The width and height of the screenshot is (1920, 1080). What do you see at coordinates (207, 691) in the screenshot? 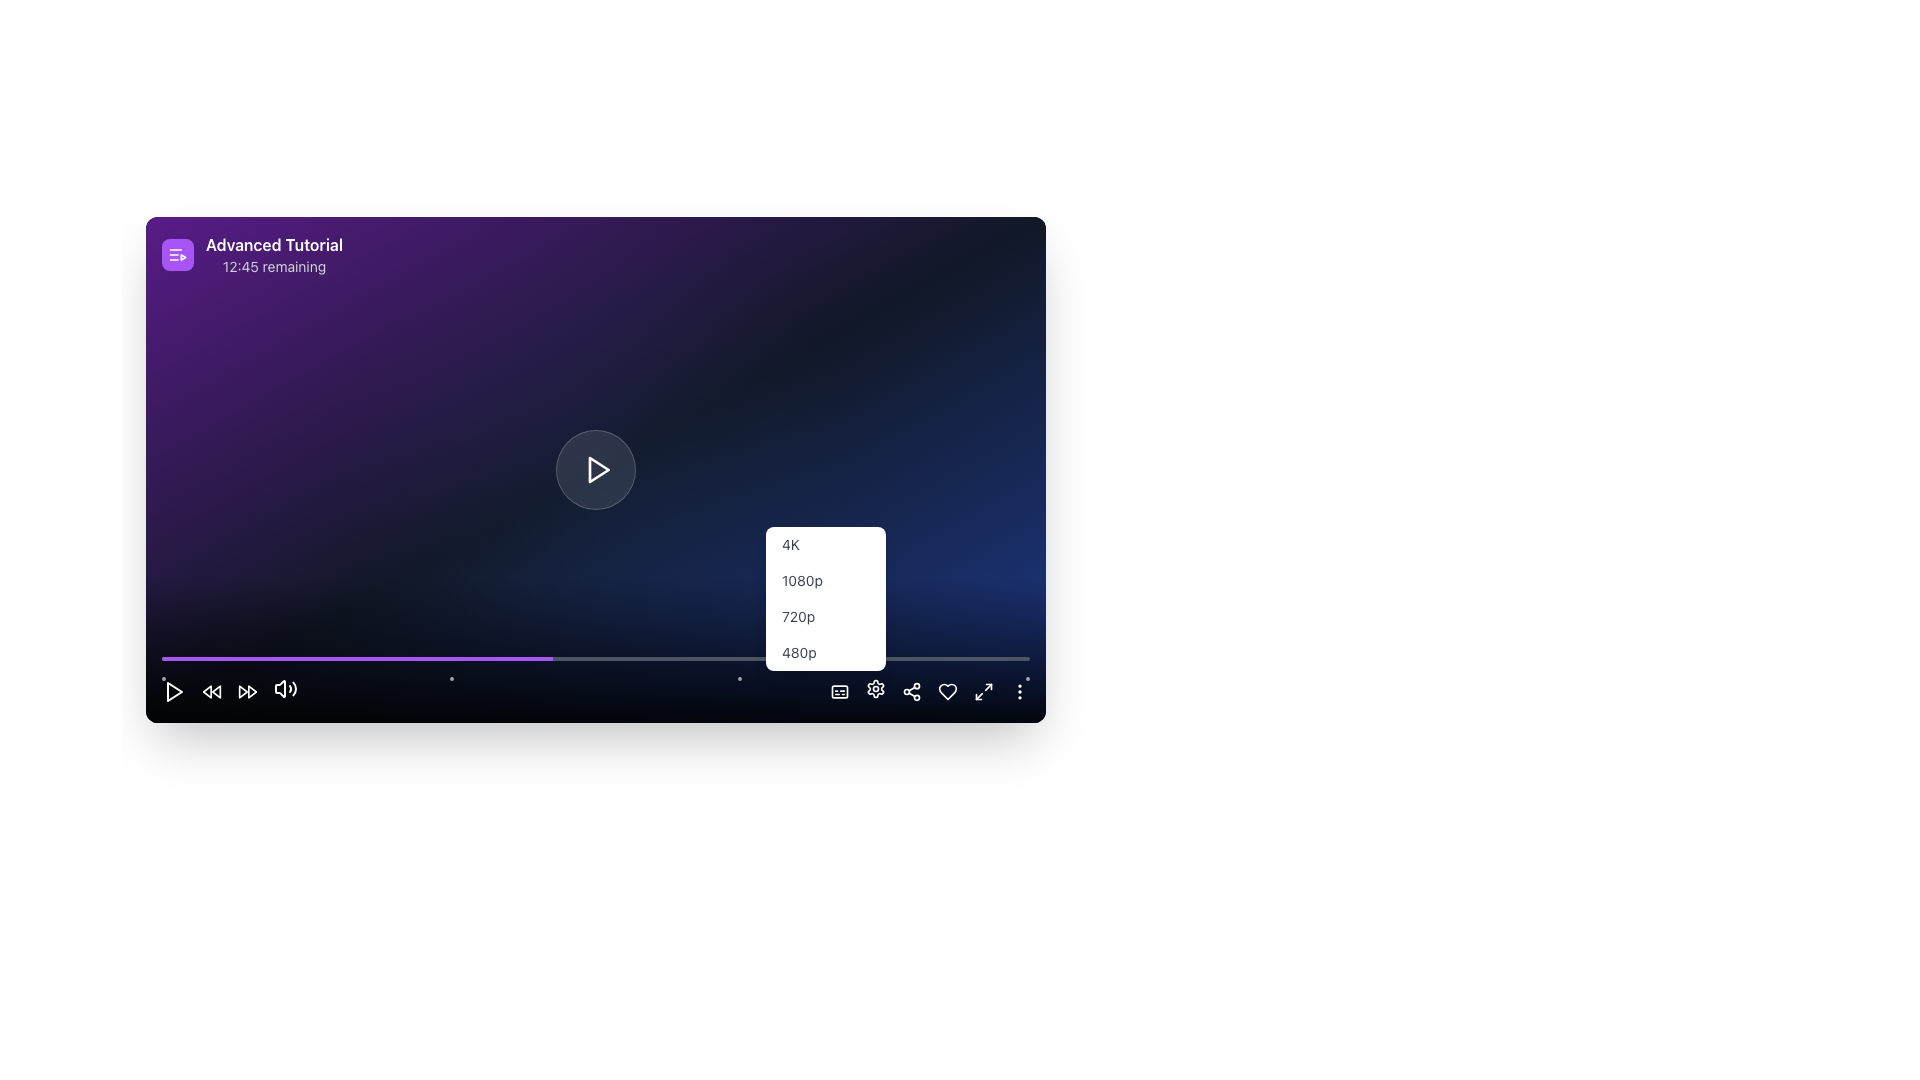
I see `the left-pointing arrow icon (red rewind icon)` at bounding box center [207, 691].